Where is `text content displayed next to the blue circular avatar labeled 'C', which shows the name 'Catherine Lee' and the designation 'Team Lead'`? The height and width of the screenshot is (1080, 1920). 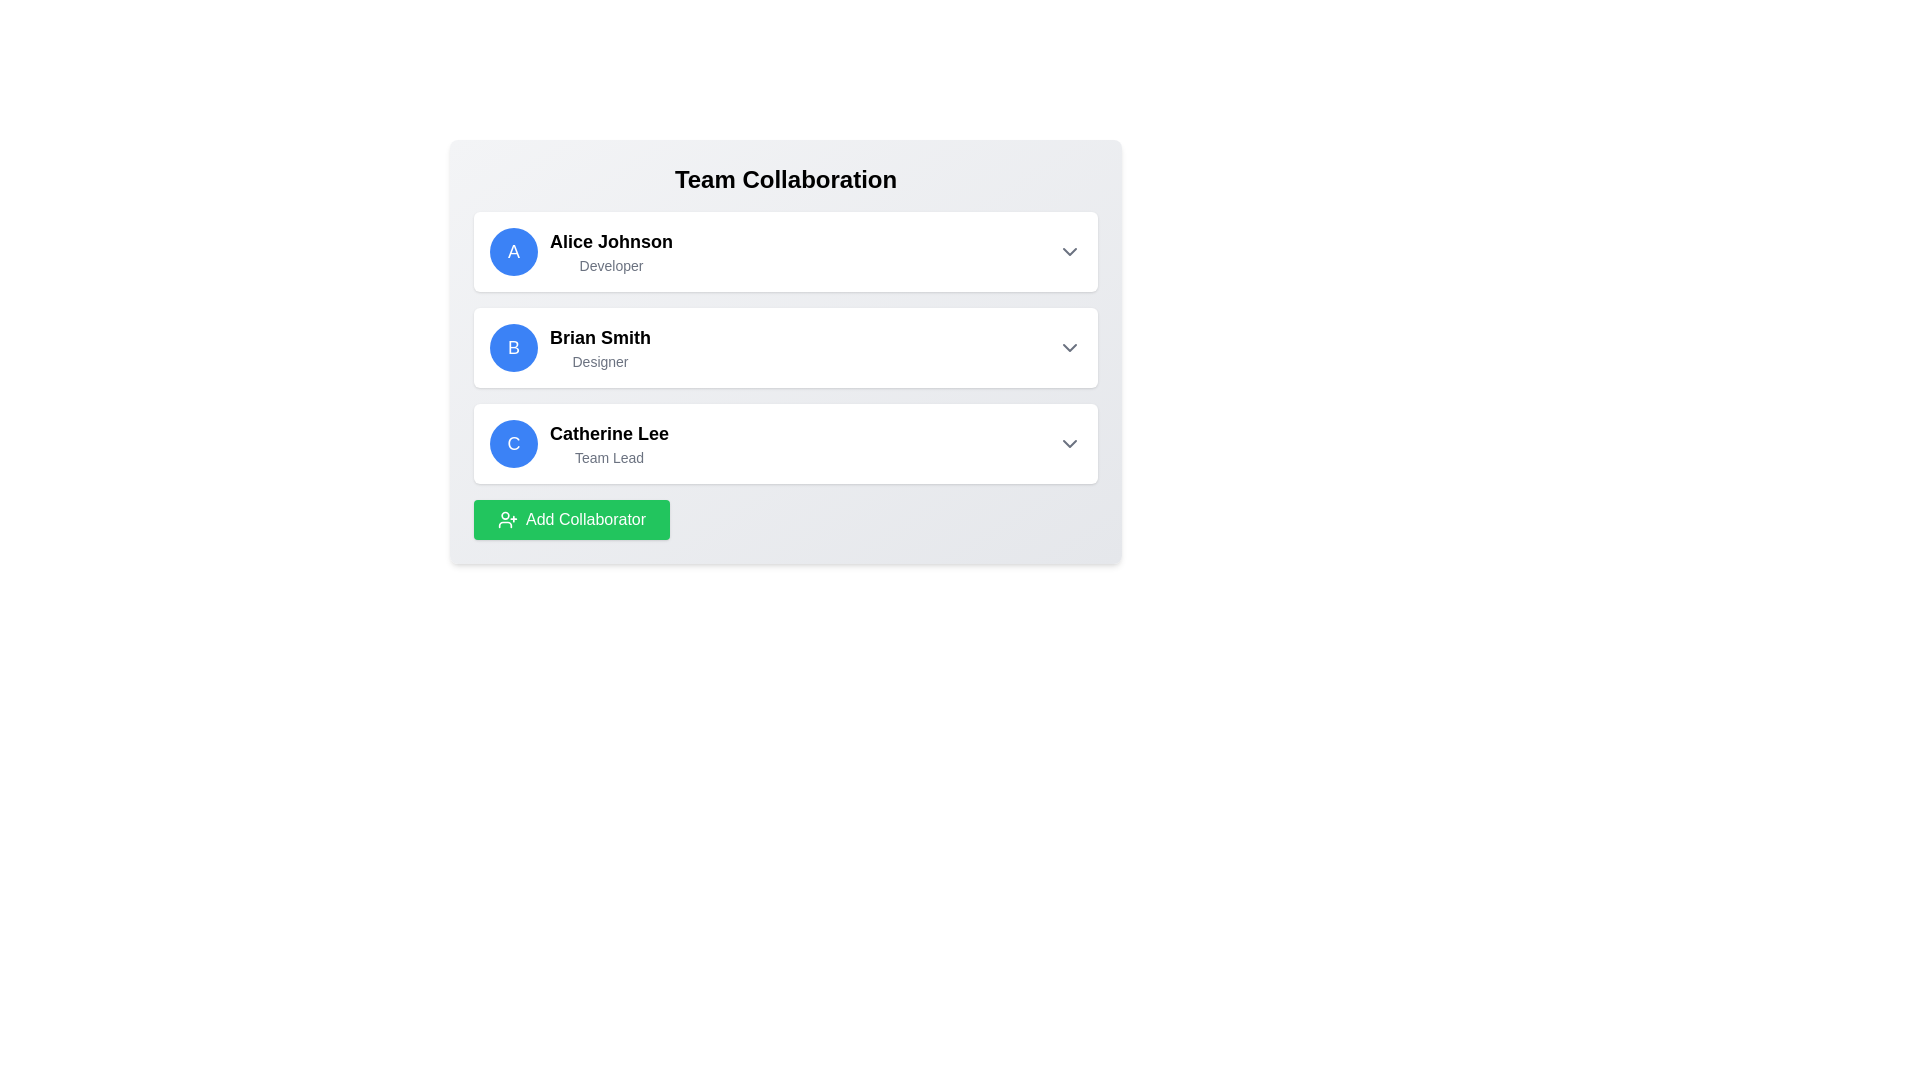 text content displayed next to the blue circular avatar labeled 'C', which shows the name 'Catherine Lee' and the designation 'Team Lead' is located at coordinates (608, 442).